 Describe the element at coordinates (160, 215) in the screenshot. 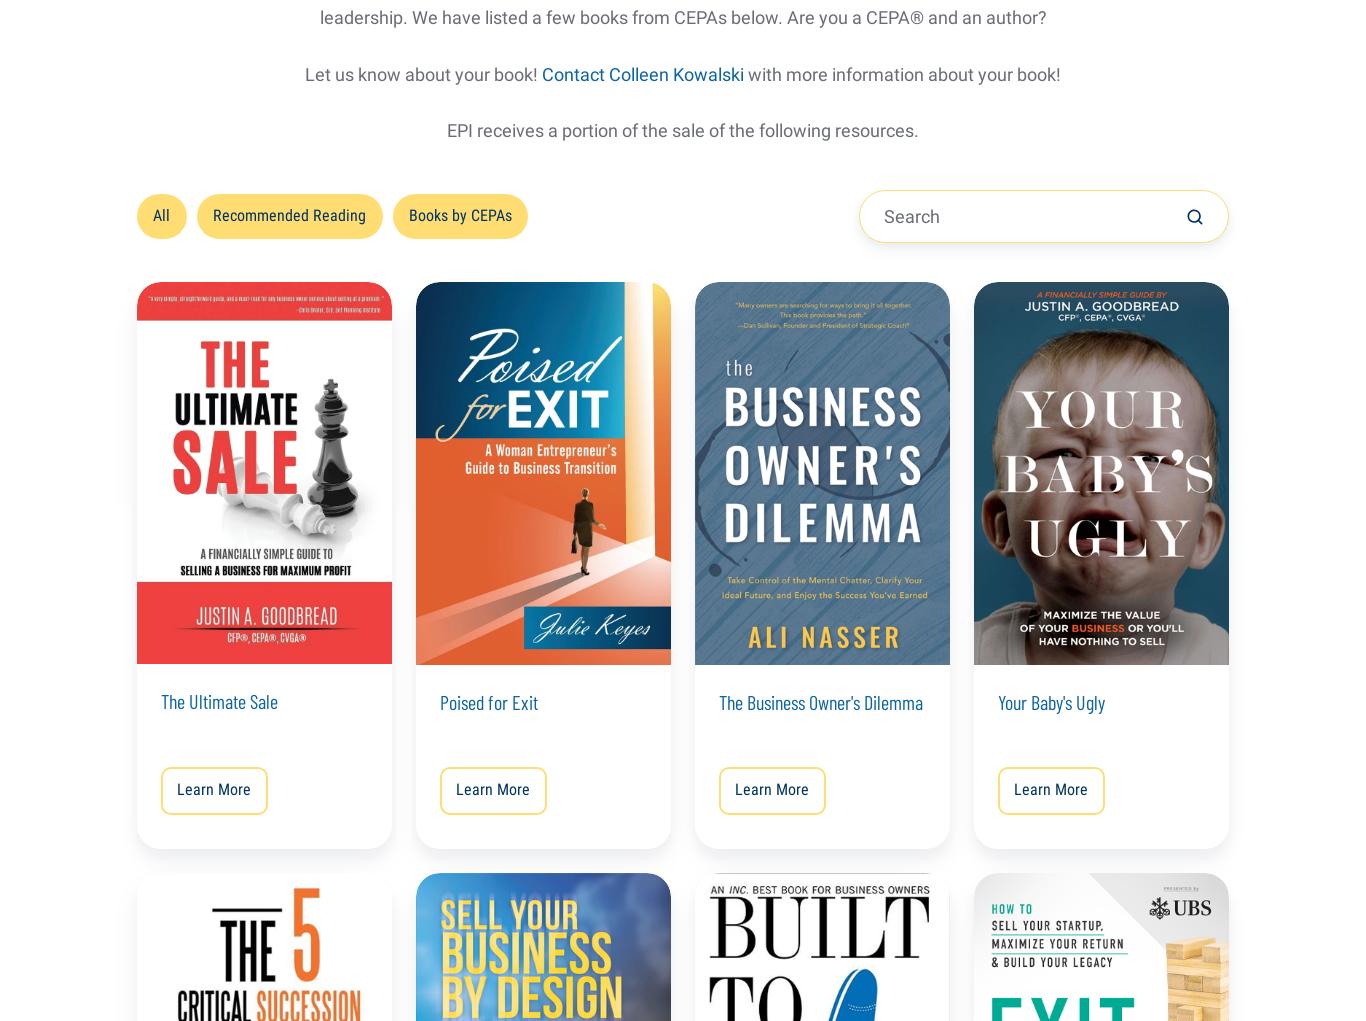

I see `'All'` at that location.